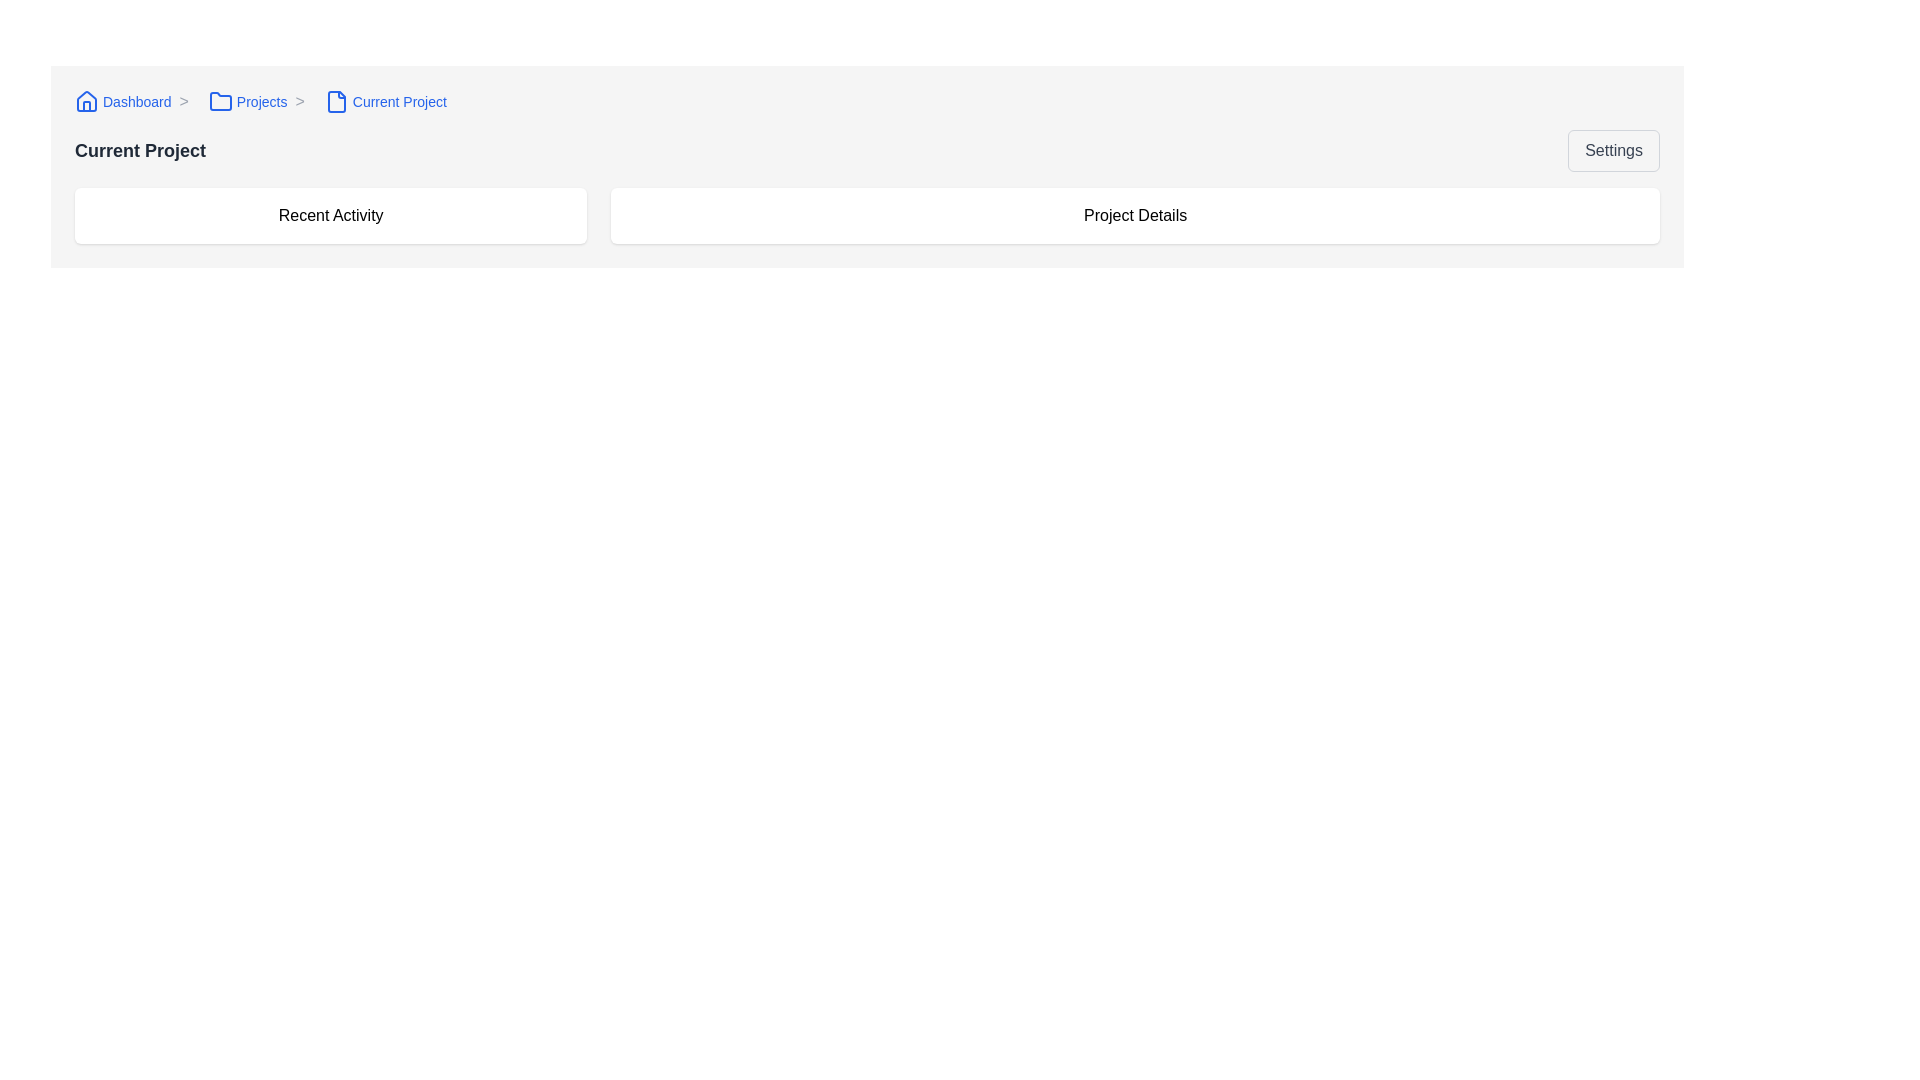  Describe the element at coordinates (247, 101) in the screenshot. I see `the 'Projects' hyperlink in the navigation bar` at that location.